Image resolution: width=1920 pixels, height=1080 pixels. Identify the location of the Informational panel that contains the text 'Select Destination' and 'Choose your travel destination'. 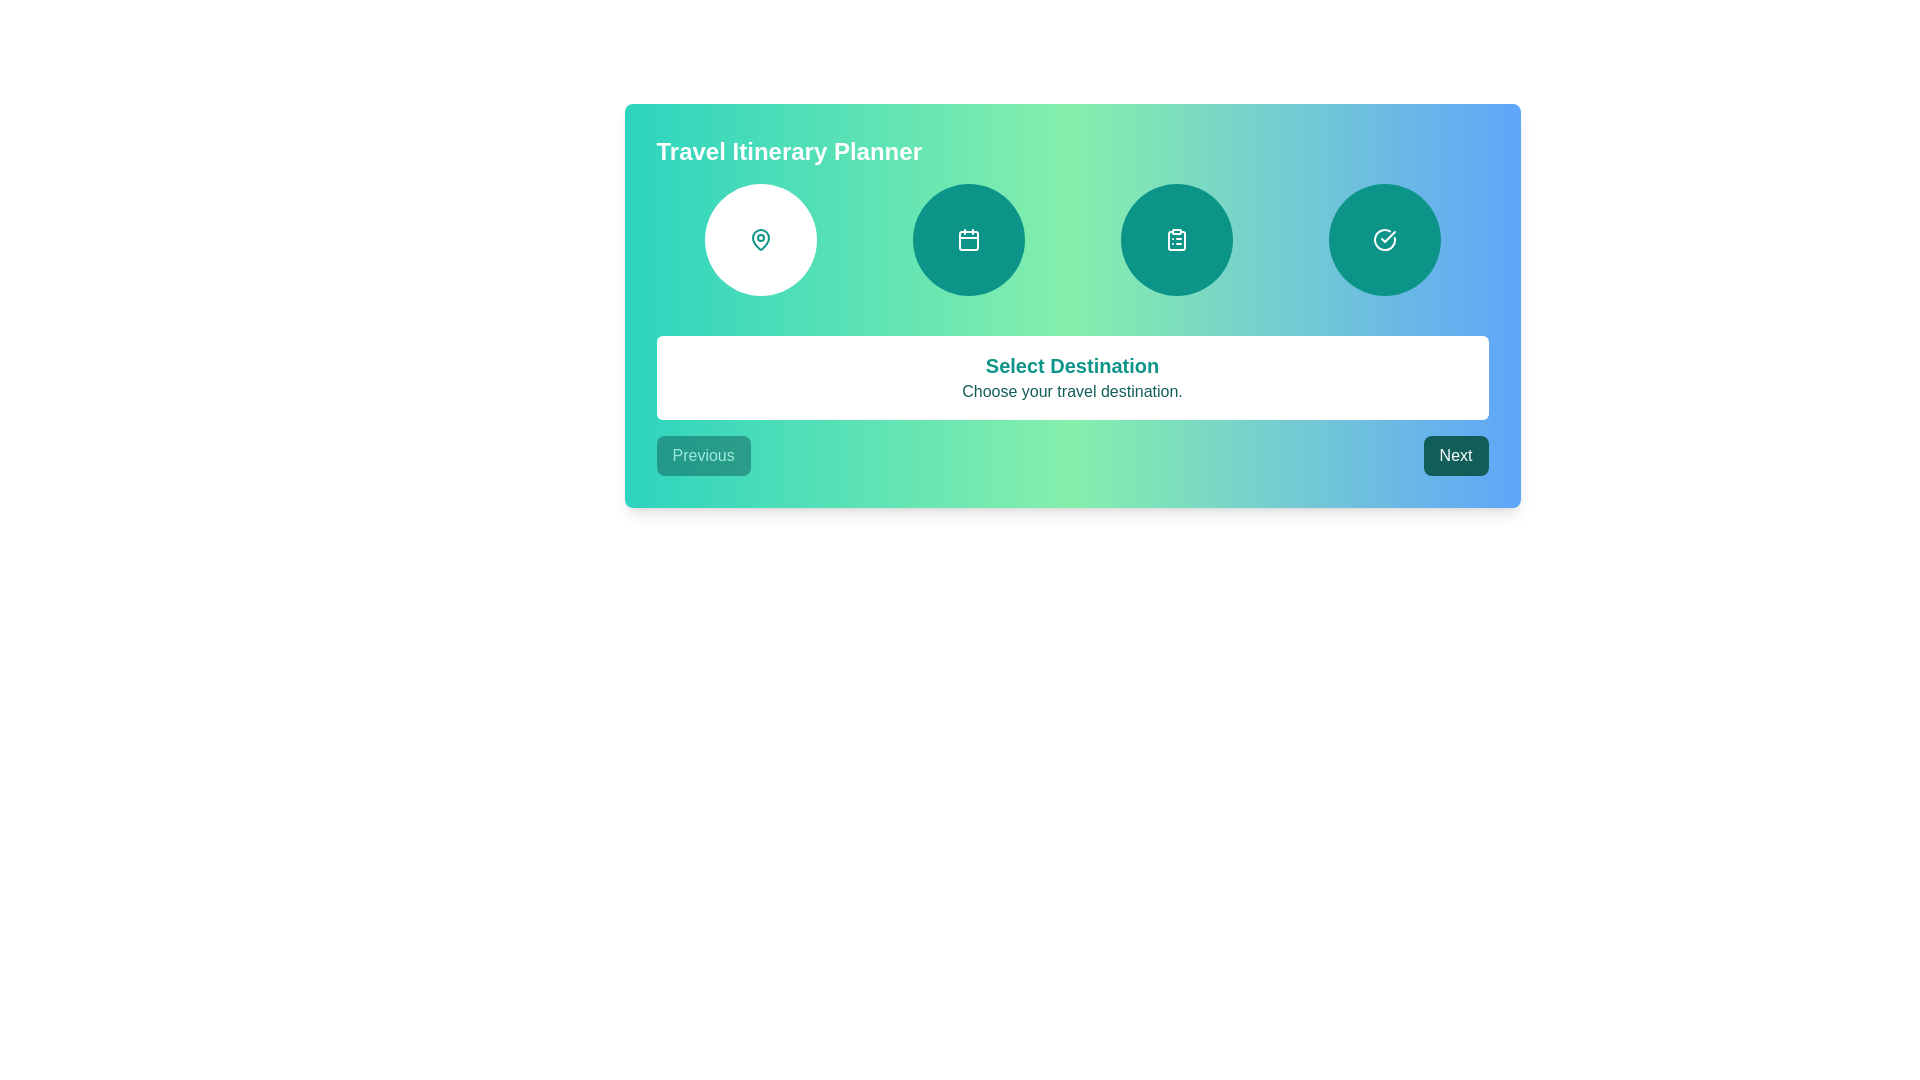
(1071, 378).